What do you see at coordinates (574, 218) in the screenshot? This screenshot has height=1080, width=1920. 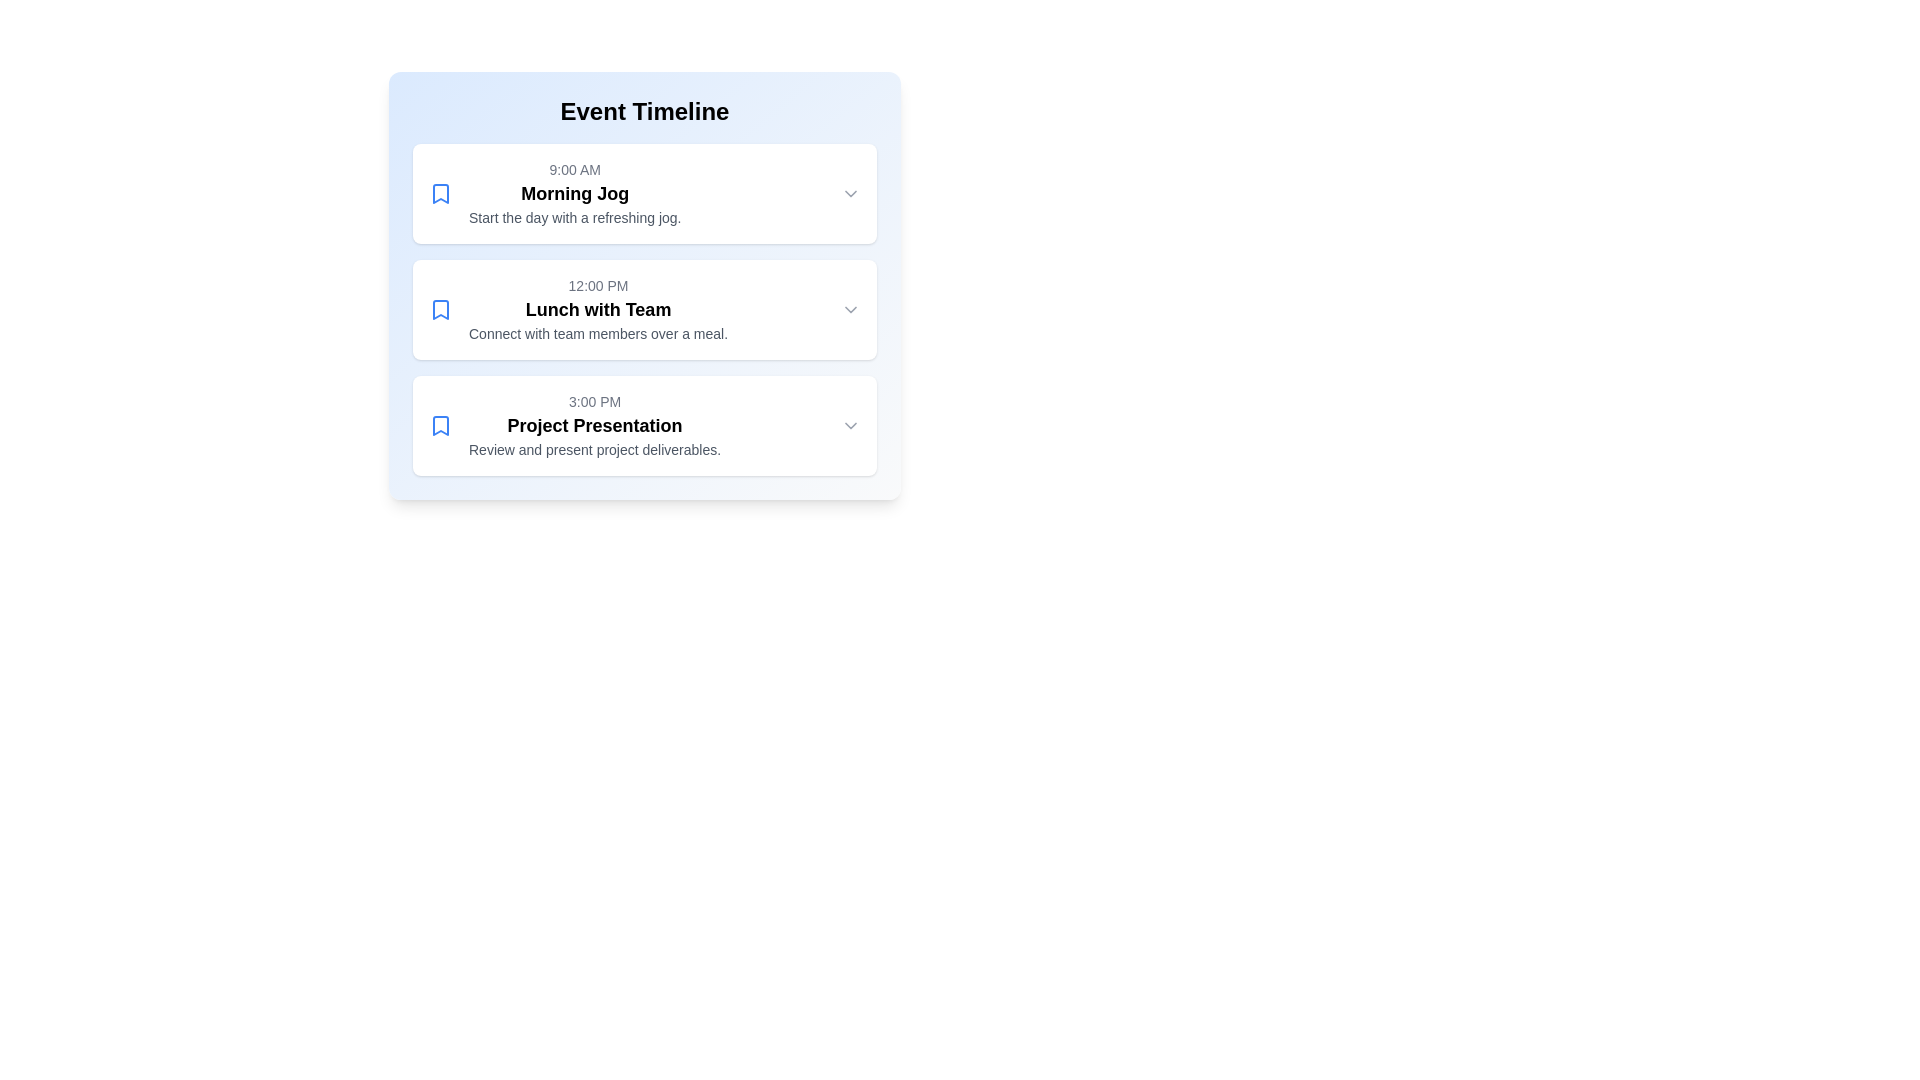 I see `the text label that reads 'Start the day with a refreshing jog.' which is styled with a small, gray-colored font and is located below the title 'Morning Jog'` at bounding box center [574, 218].